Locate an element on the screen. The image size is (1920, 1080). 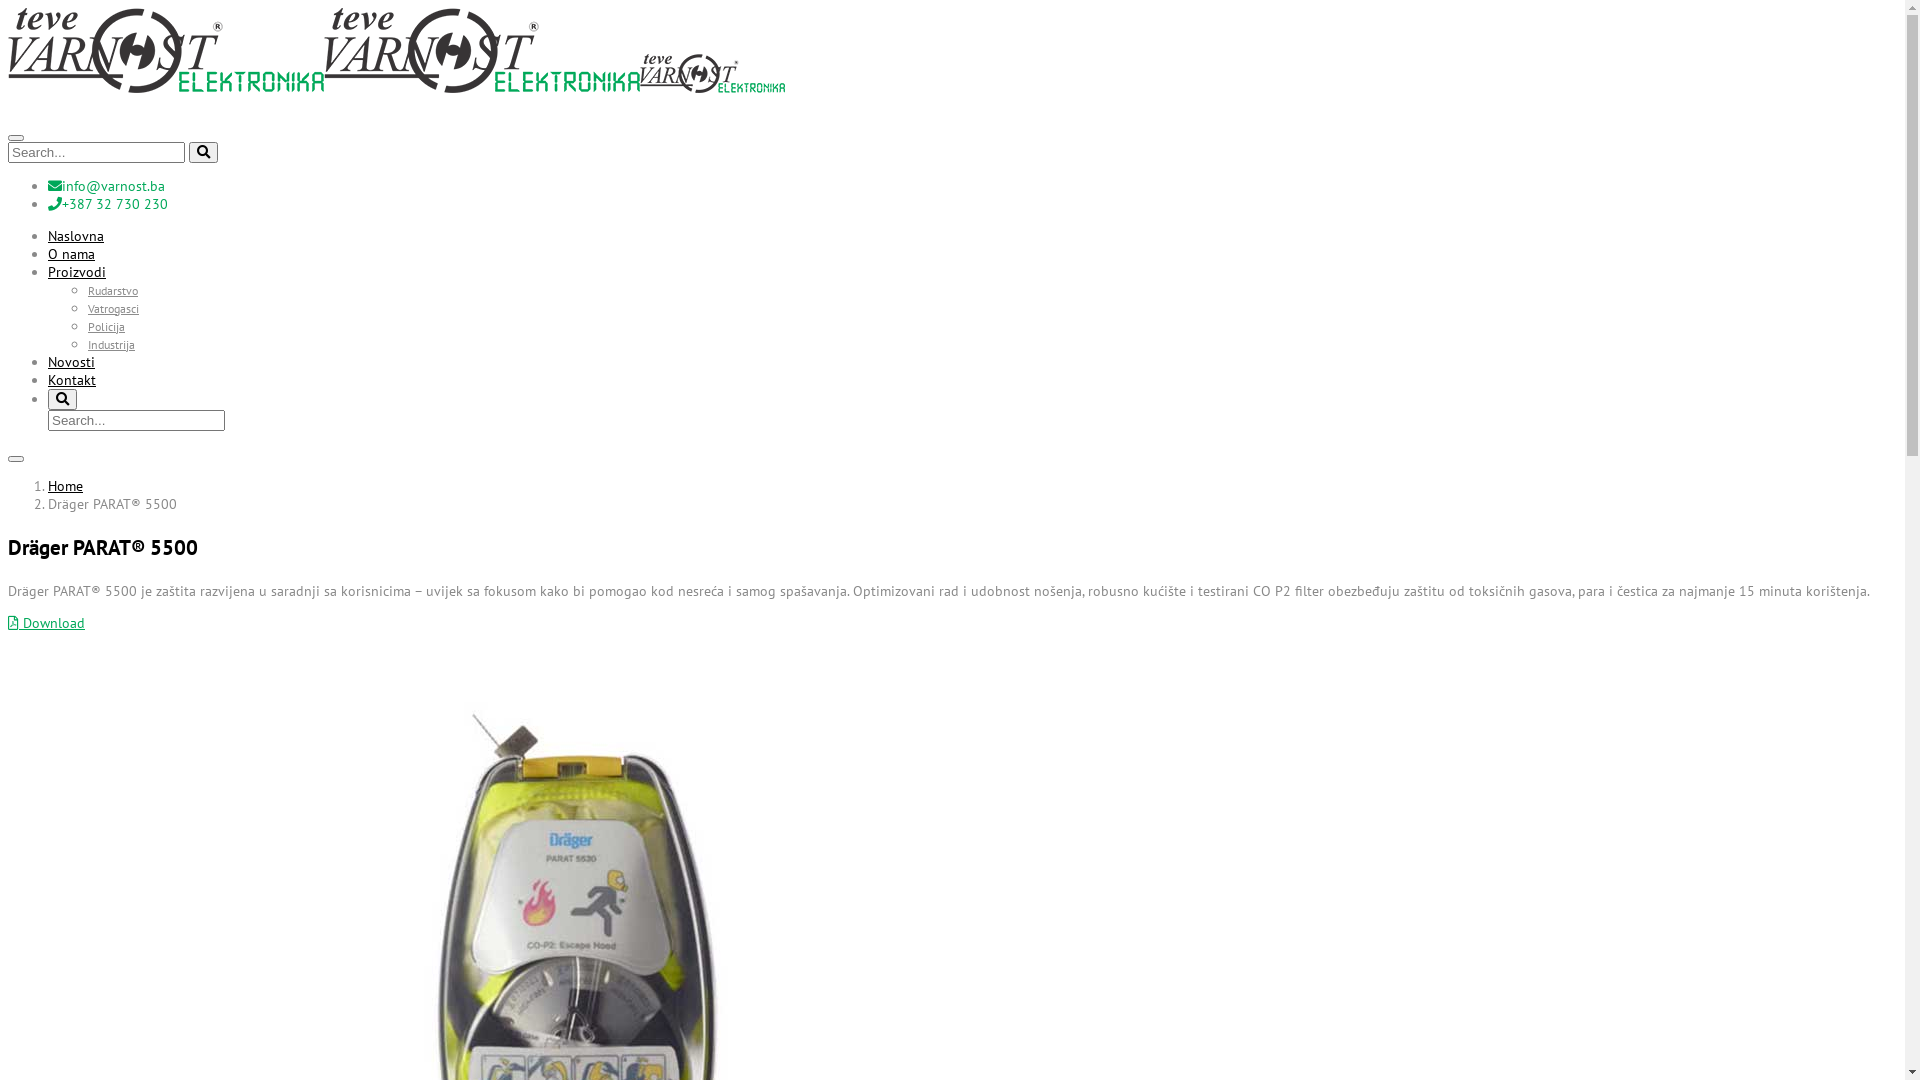
'Novosti' is located at coordinates (48, 361).